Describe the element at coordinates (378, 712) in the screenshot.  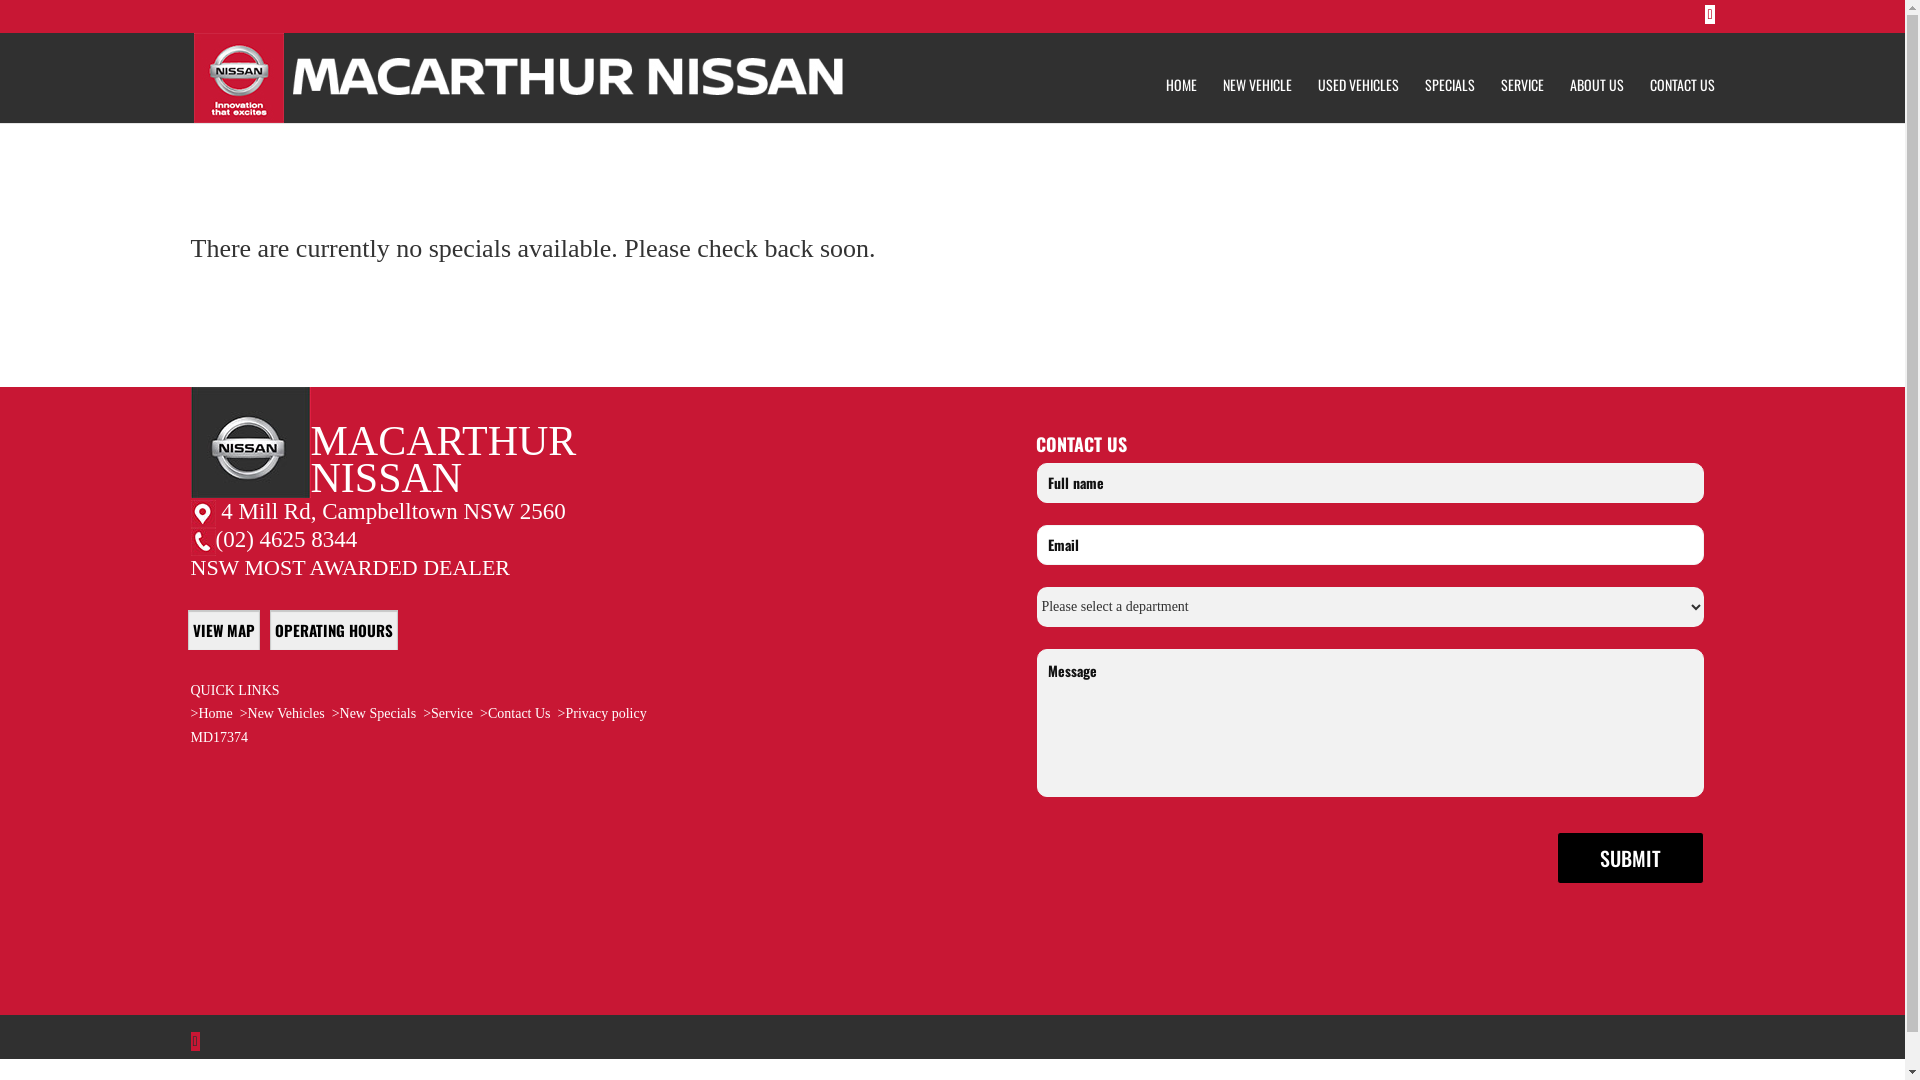
I see `'New Specials'` at that location.